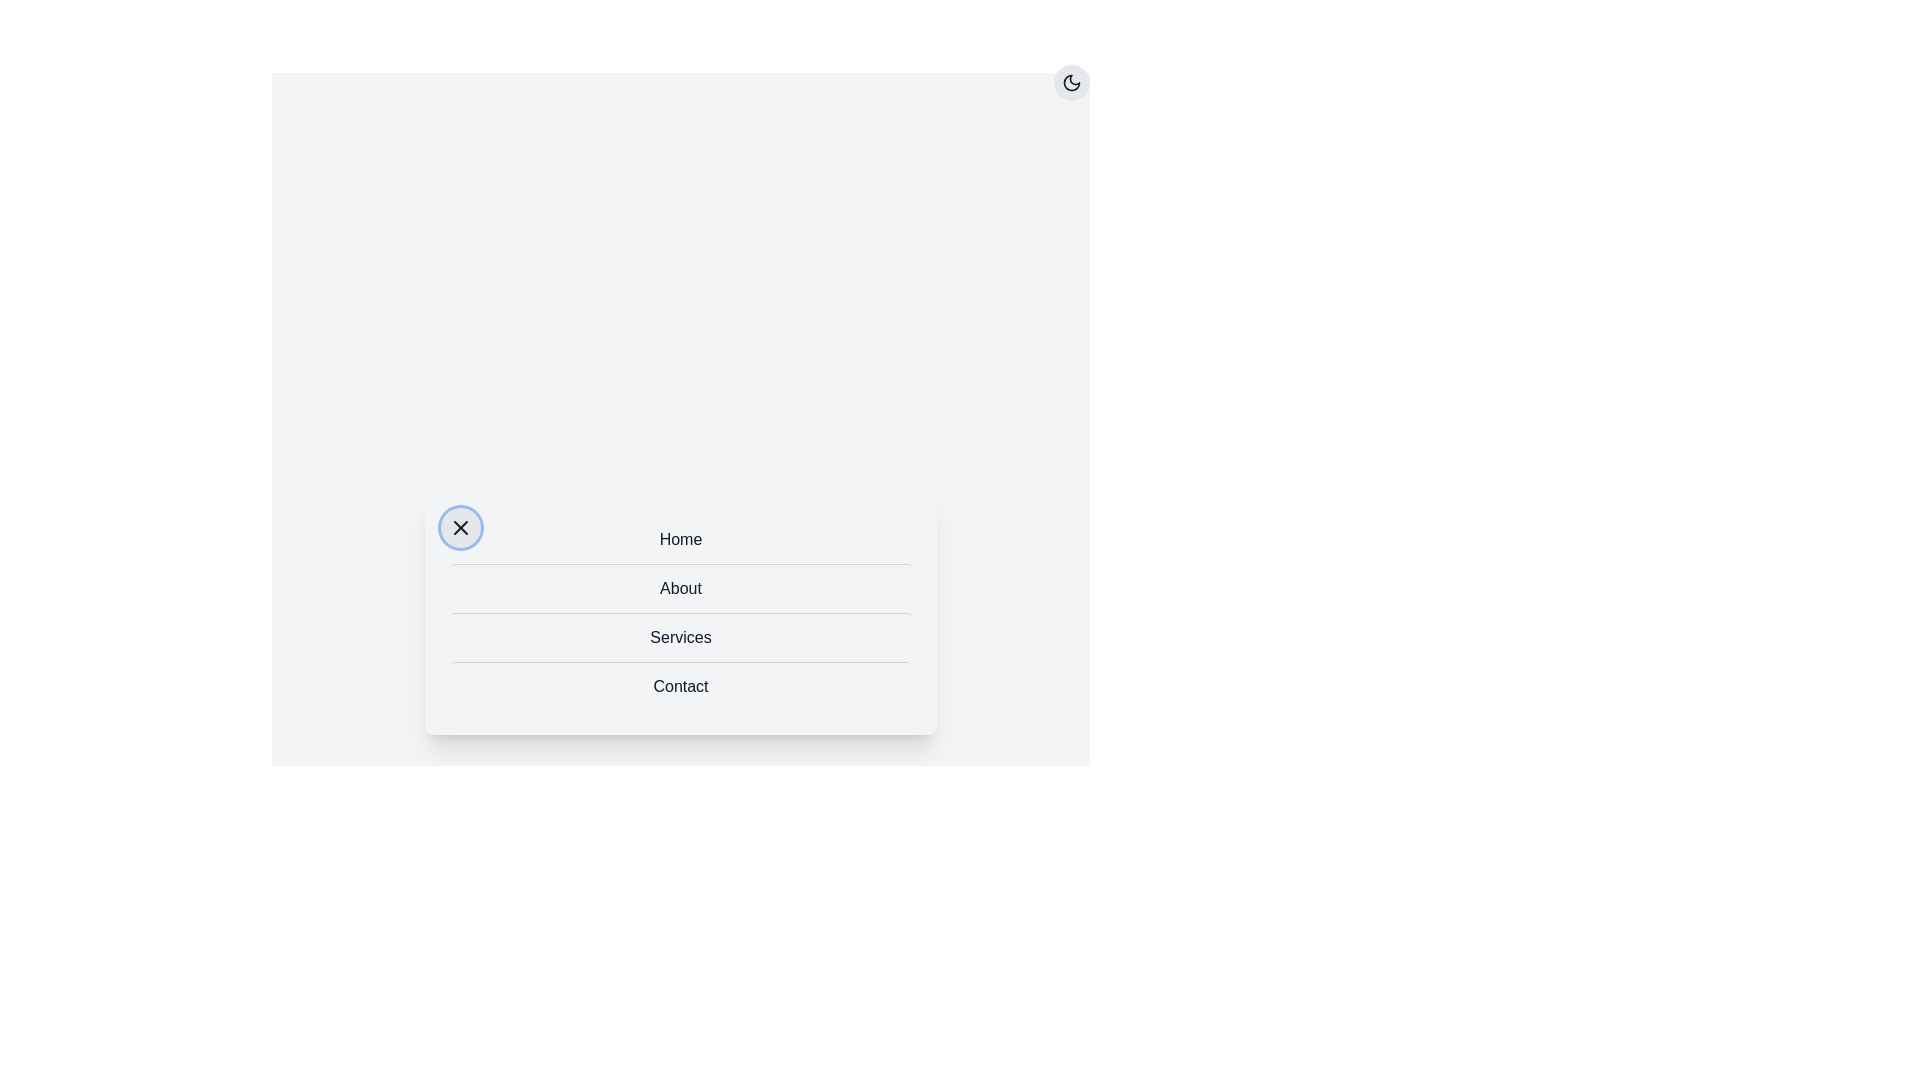  Describe the element at coordinates (459, 526) in the screenshot. I see `the button with the 'X' icon to toggle the menu visibility` at that location.